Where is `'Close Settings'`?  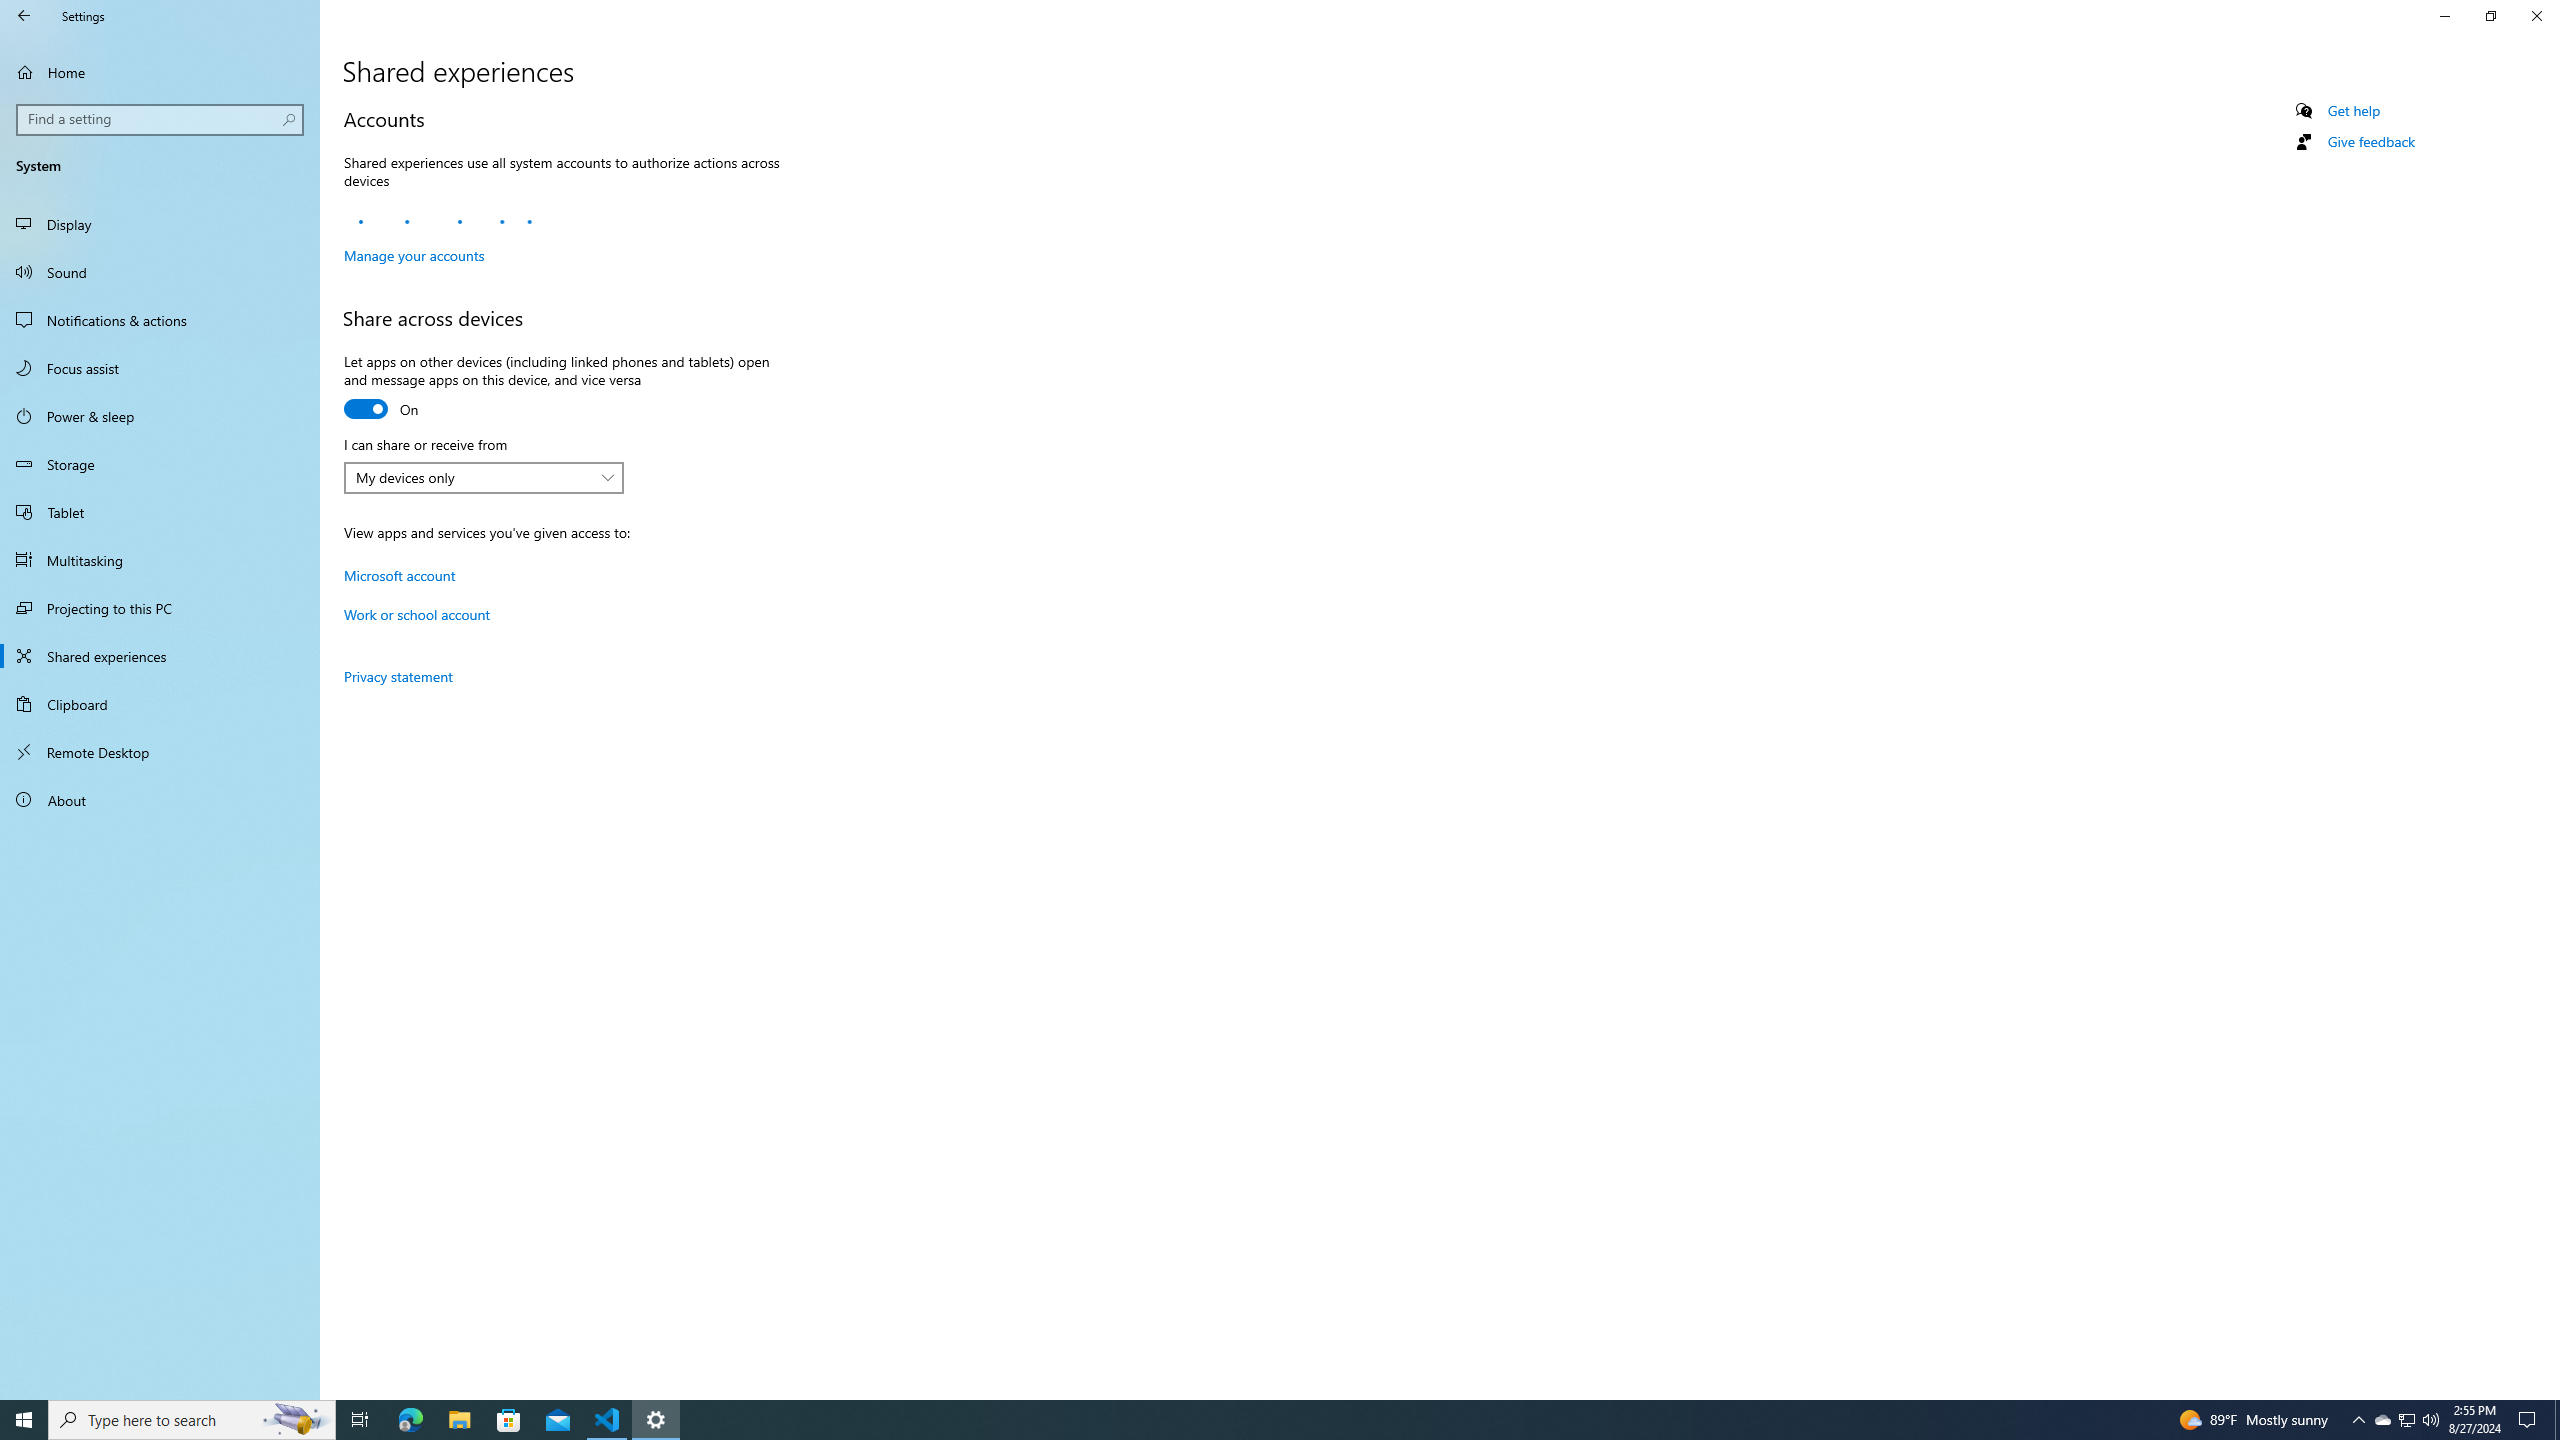 'Close Settings' is located at coordinates (2535, 15).